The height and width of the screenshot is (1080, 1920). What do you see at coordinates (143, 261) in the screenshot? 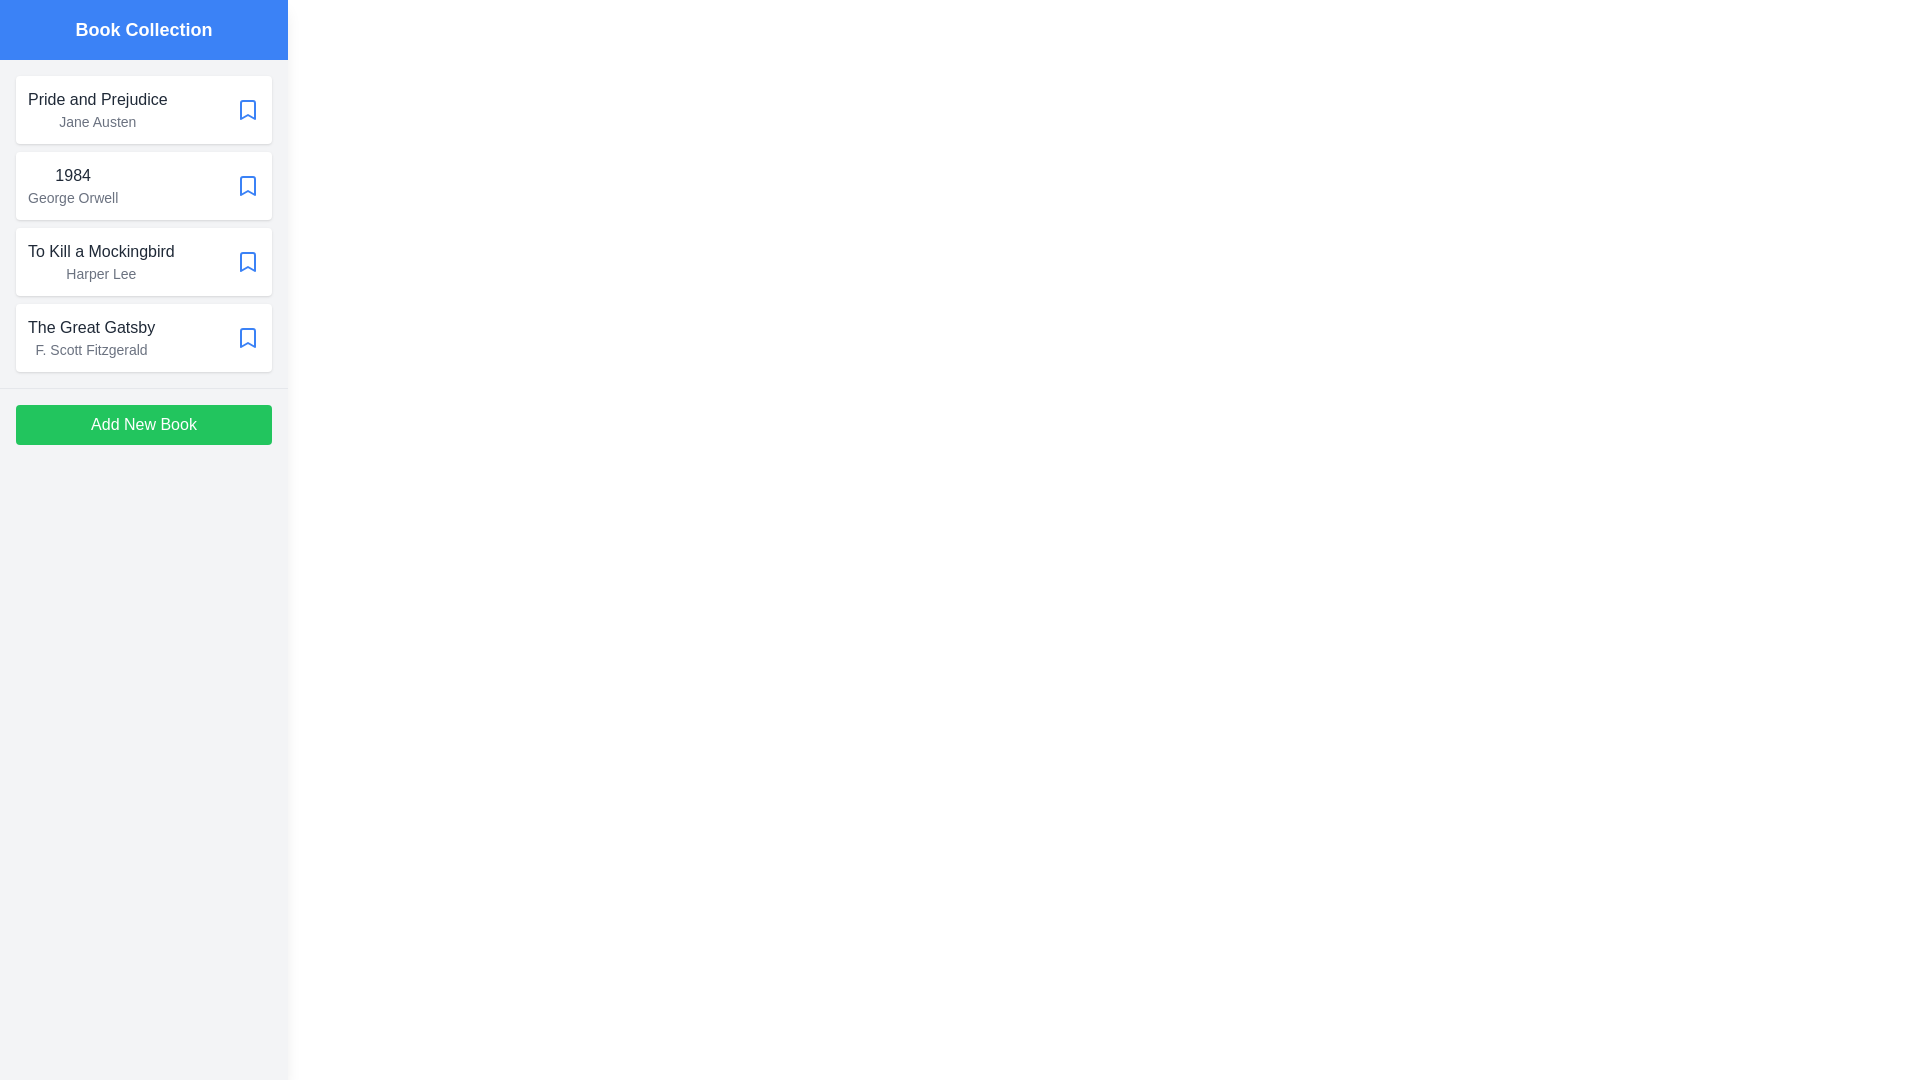
I see `the book item To Kill a Mockingbird to view additional feedback` at bounding box center [143, 261].